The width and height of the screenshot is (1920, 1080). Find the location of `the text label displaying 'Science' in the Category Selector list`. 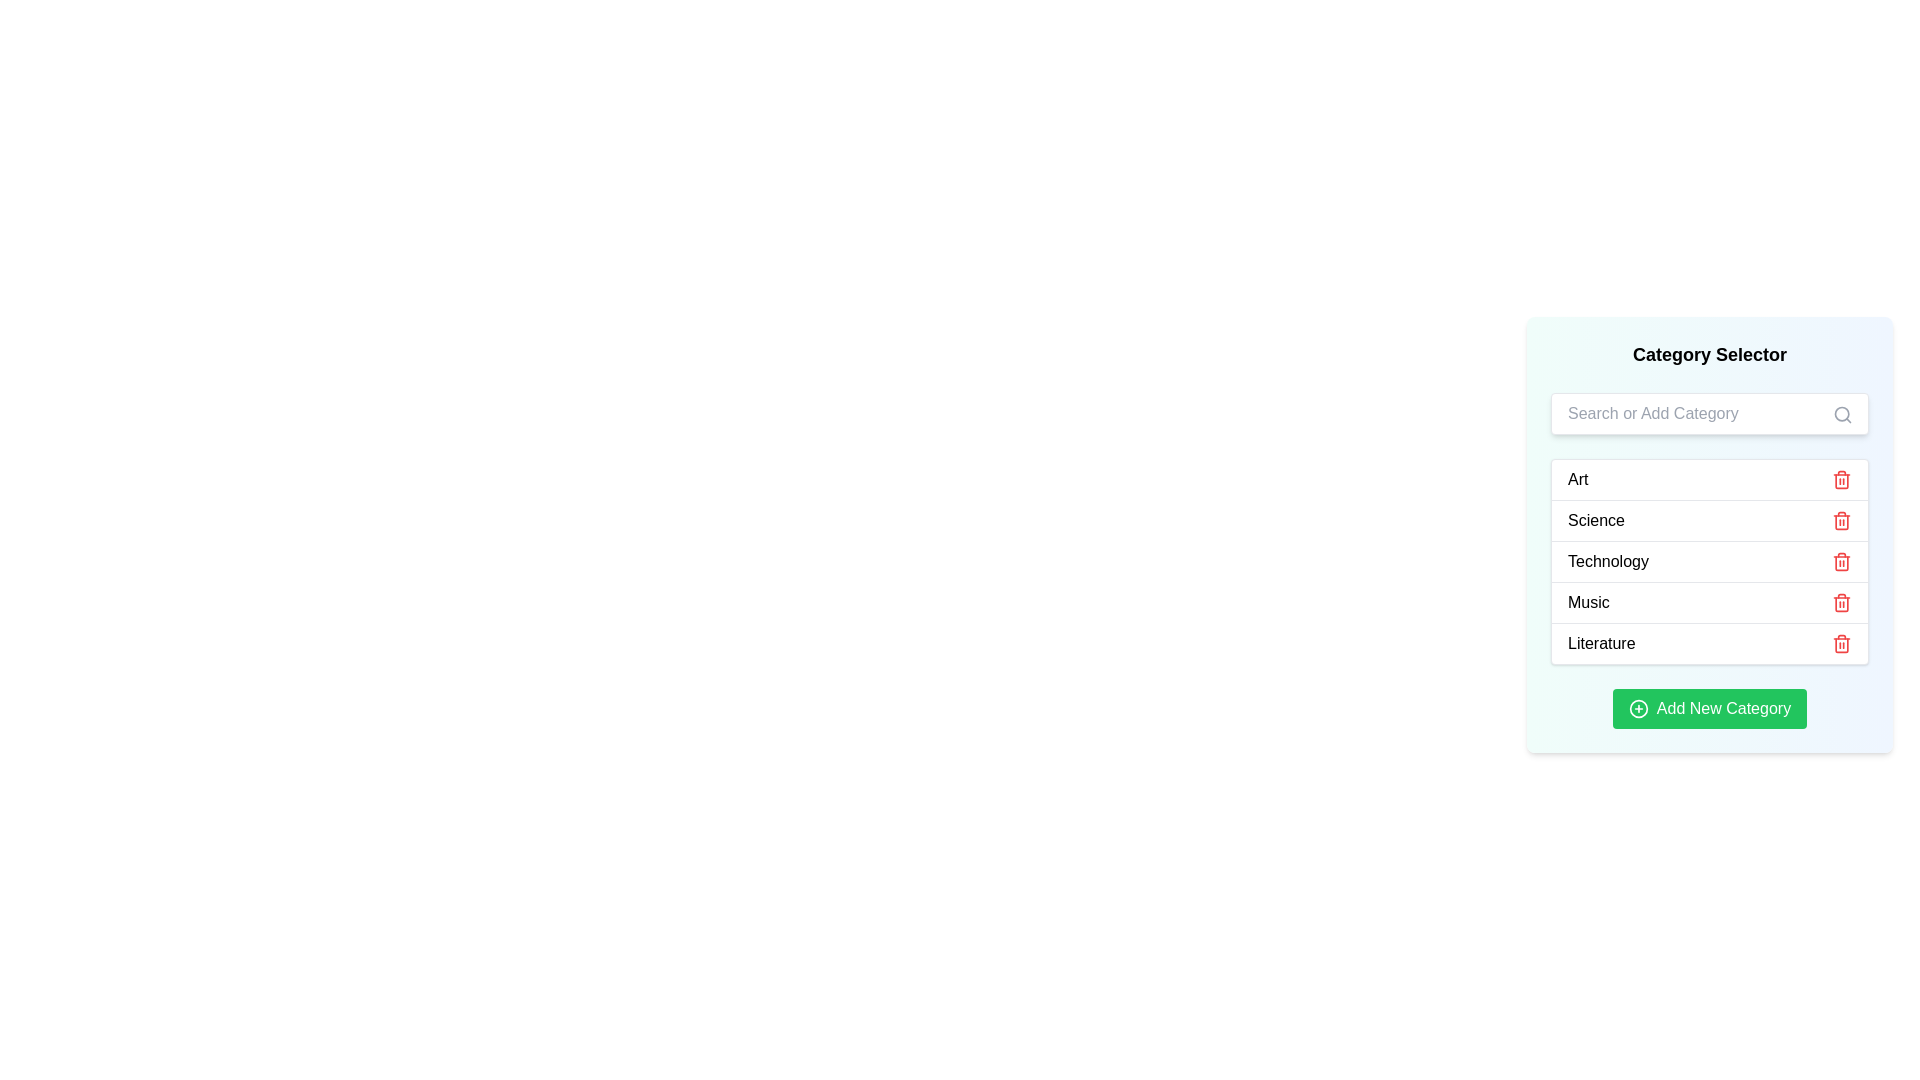

the text label displaying 'Science' in the Category Selector list is located at coordinates (1595, 519).